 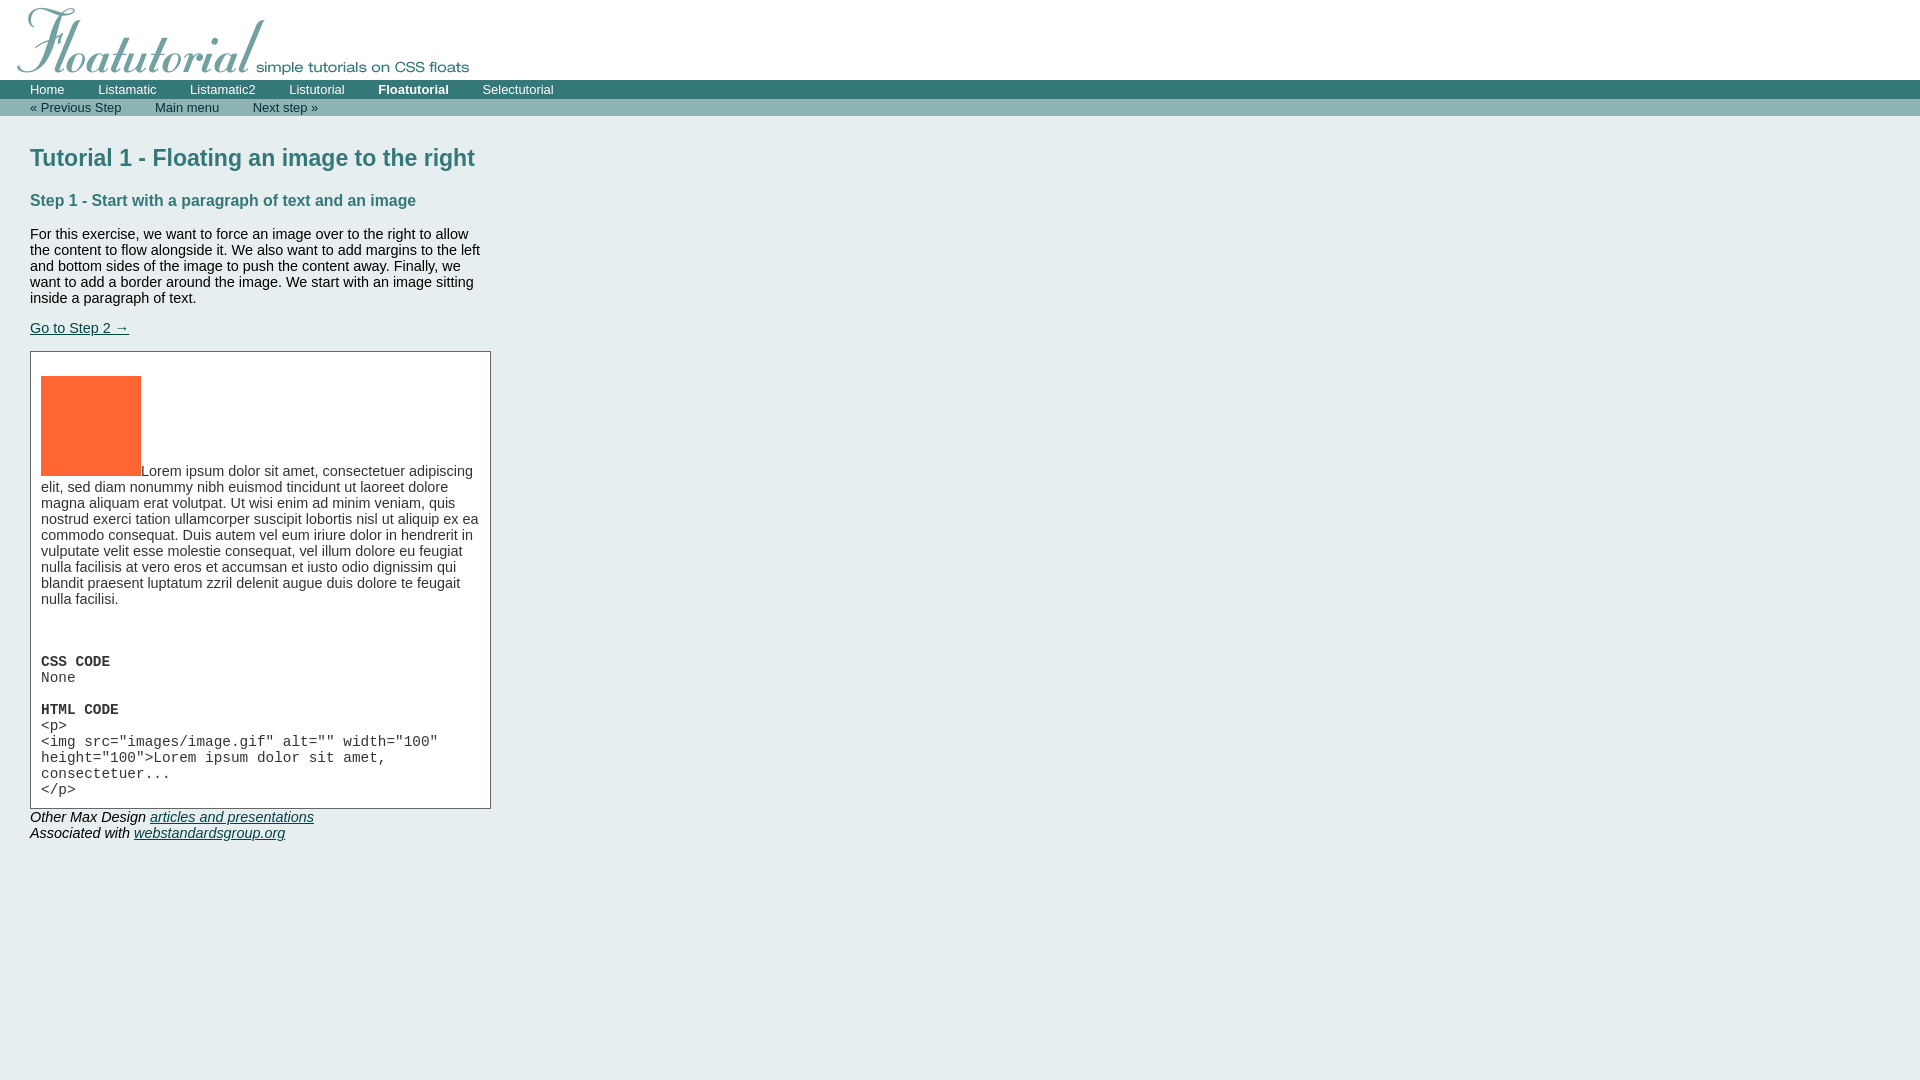 I want to click on 'Listamatic2', so click(x=222, y=88).